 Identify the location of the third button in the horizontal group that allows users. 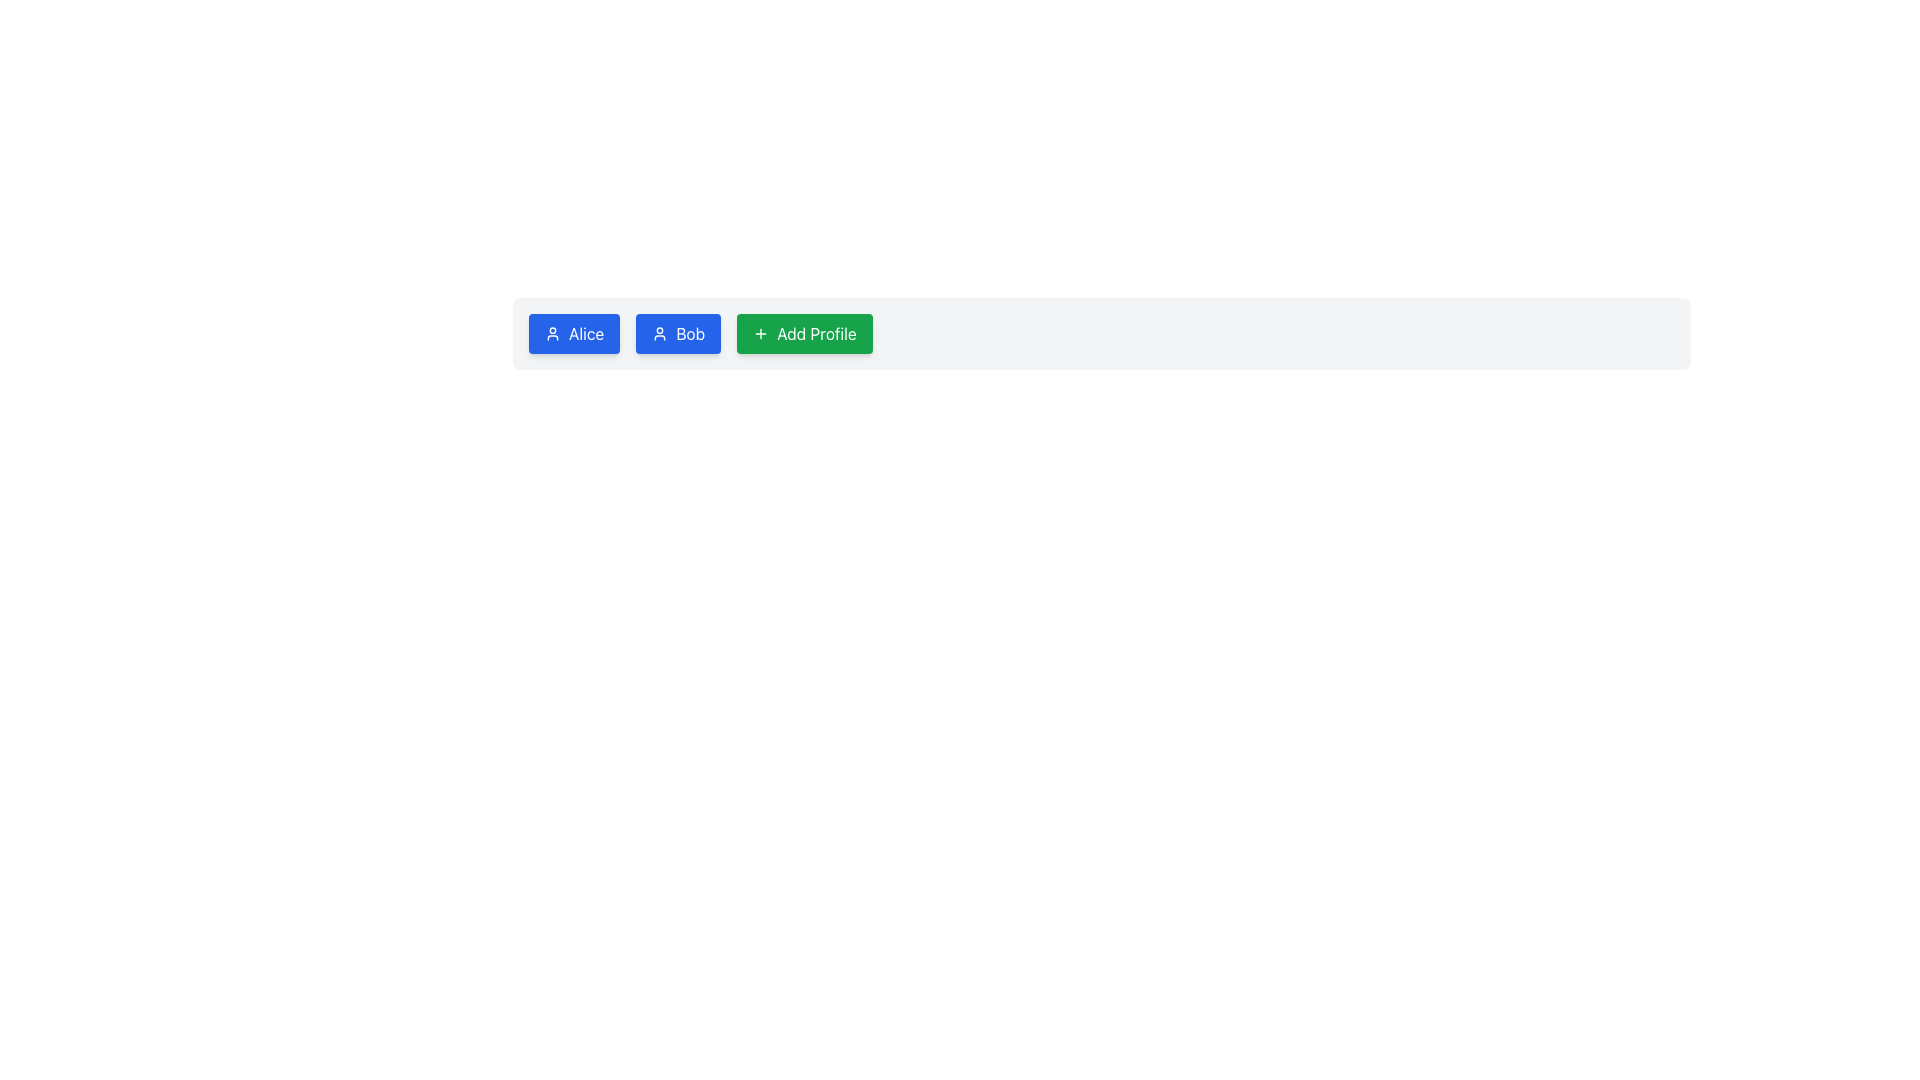
(804, 333).